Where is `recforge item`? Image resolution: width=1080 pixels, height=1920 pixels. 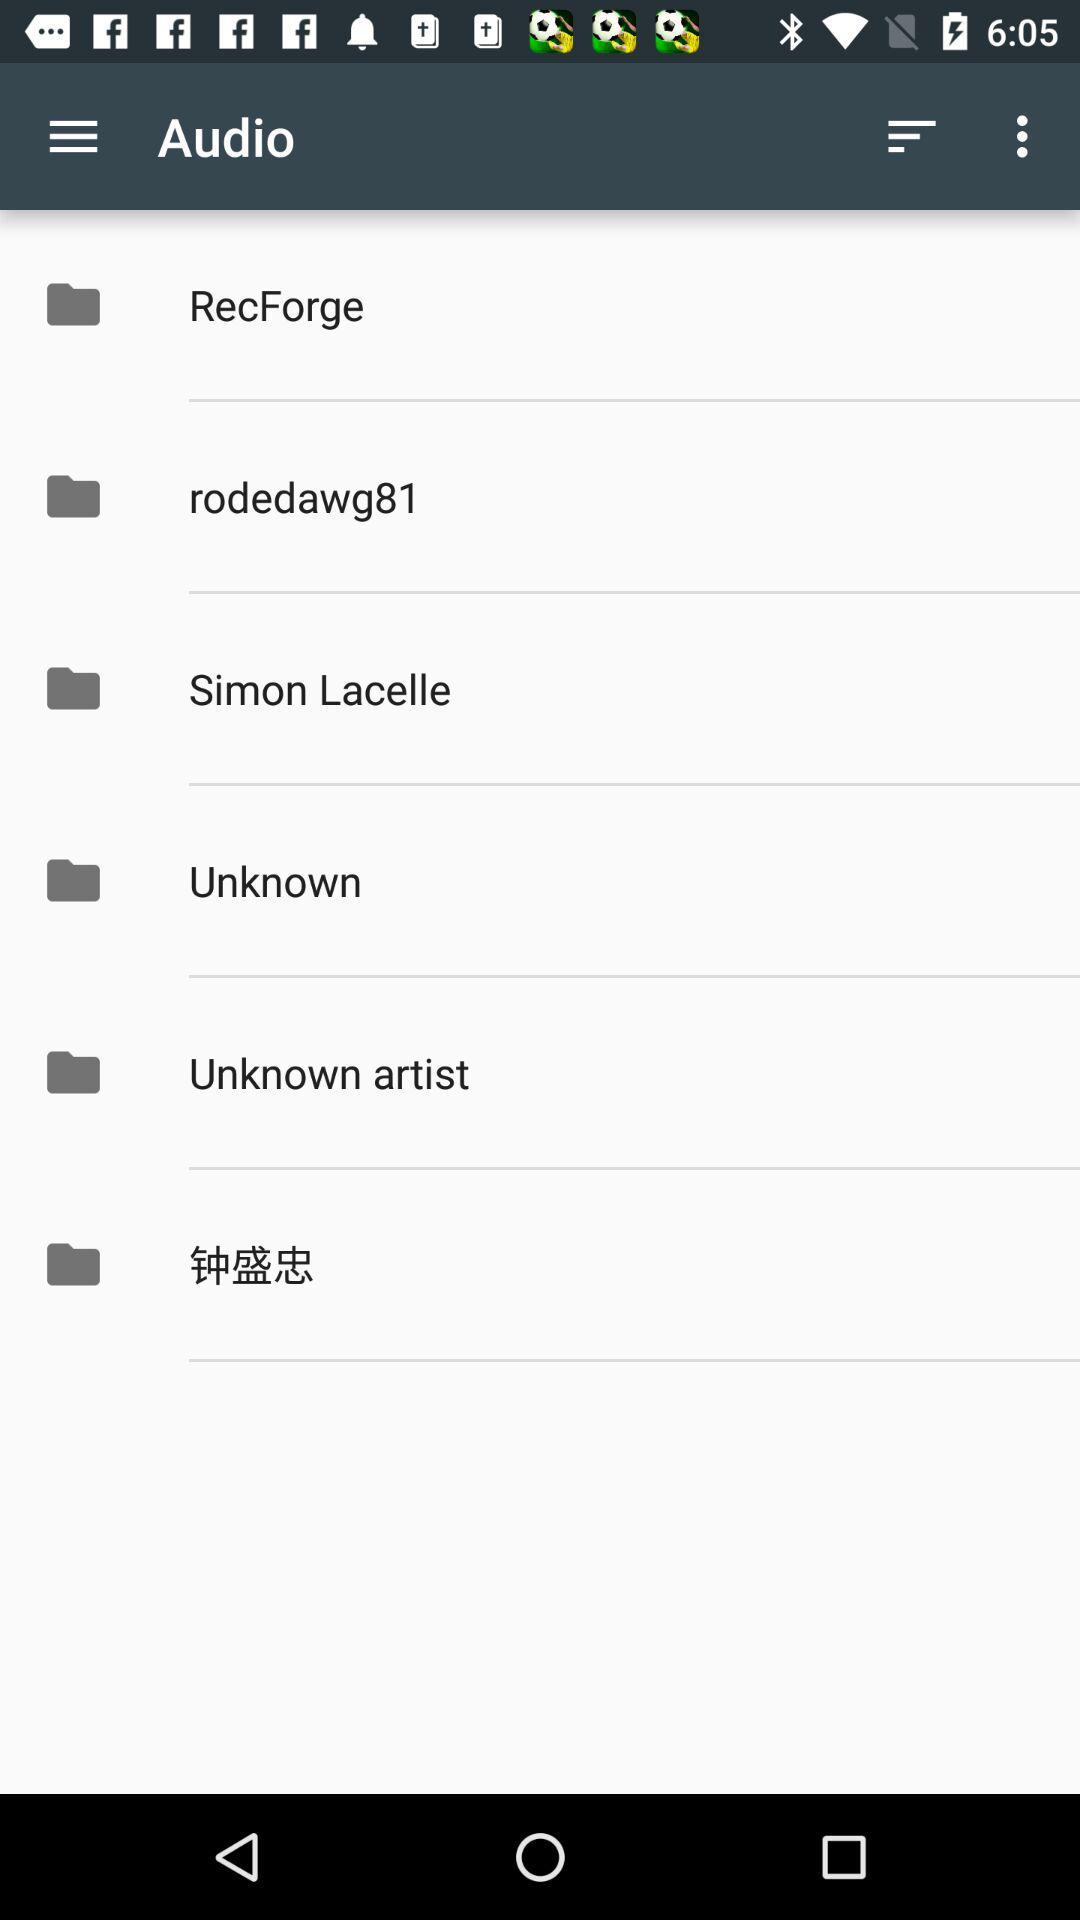
recforge item is located at coordinates (612, 303).